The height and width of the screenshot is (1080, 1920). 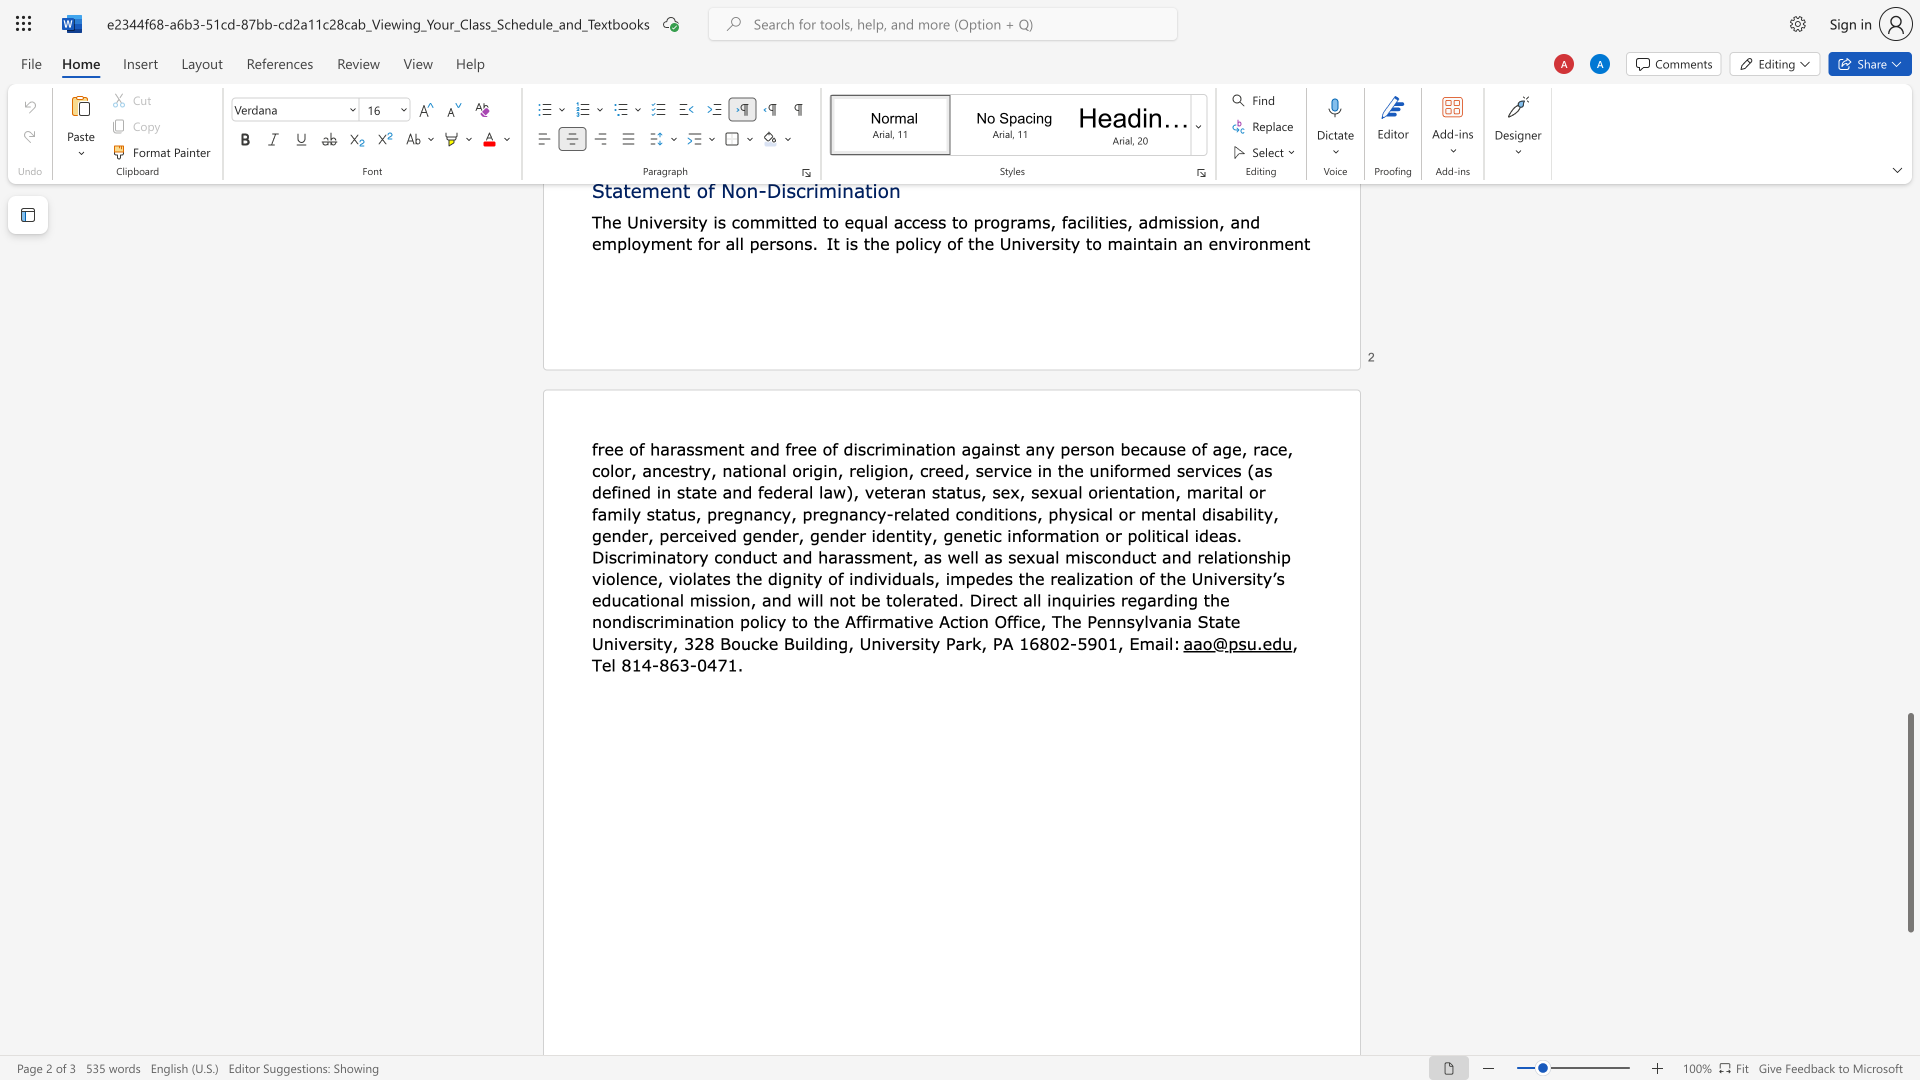 What do you see at coordinates (1909, 640) in the screenshot?
I see `the scrollbar to scroll upward` at bounding box center [1909, 640].